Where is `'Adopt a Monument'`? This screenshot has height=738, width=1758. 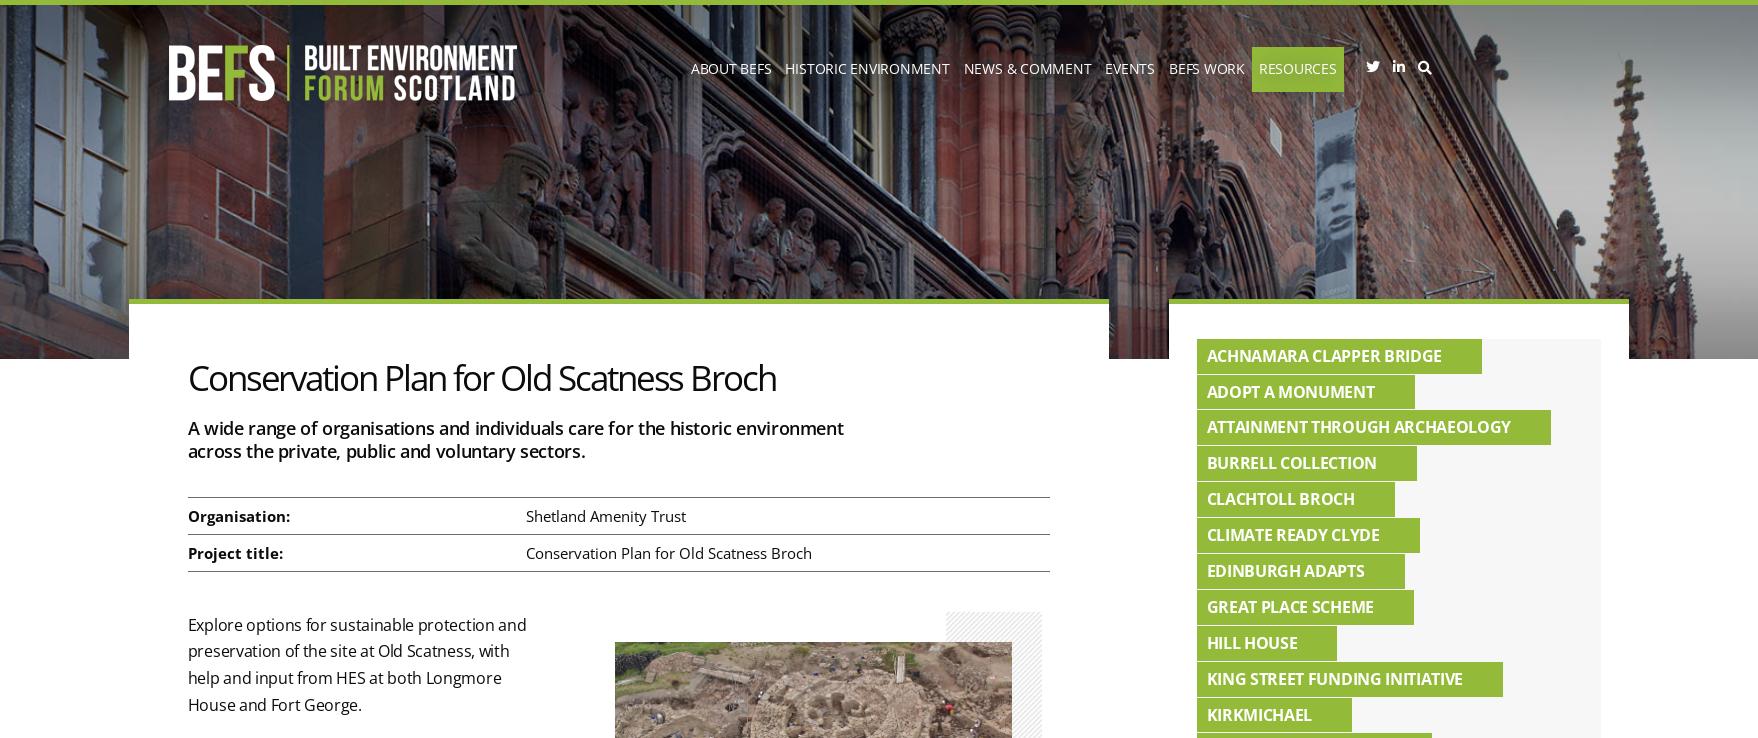 'Adopt a Monument' is located at coordinates (1290, 389).